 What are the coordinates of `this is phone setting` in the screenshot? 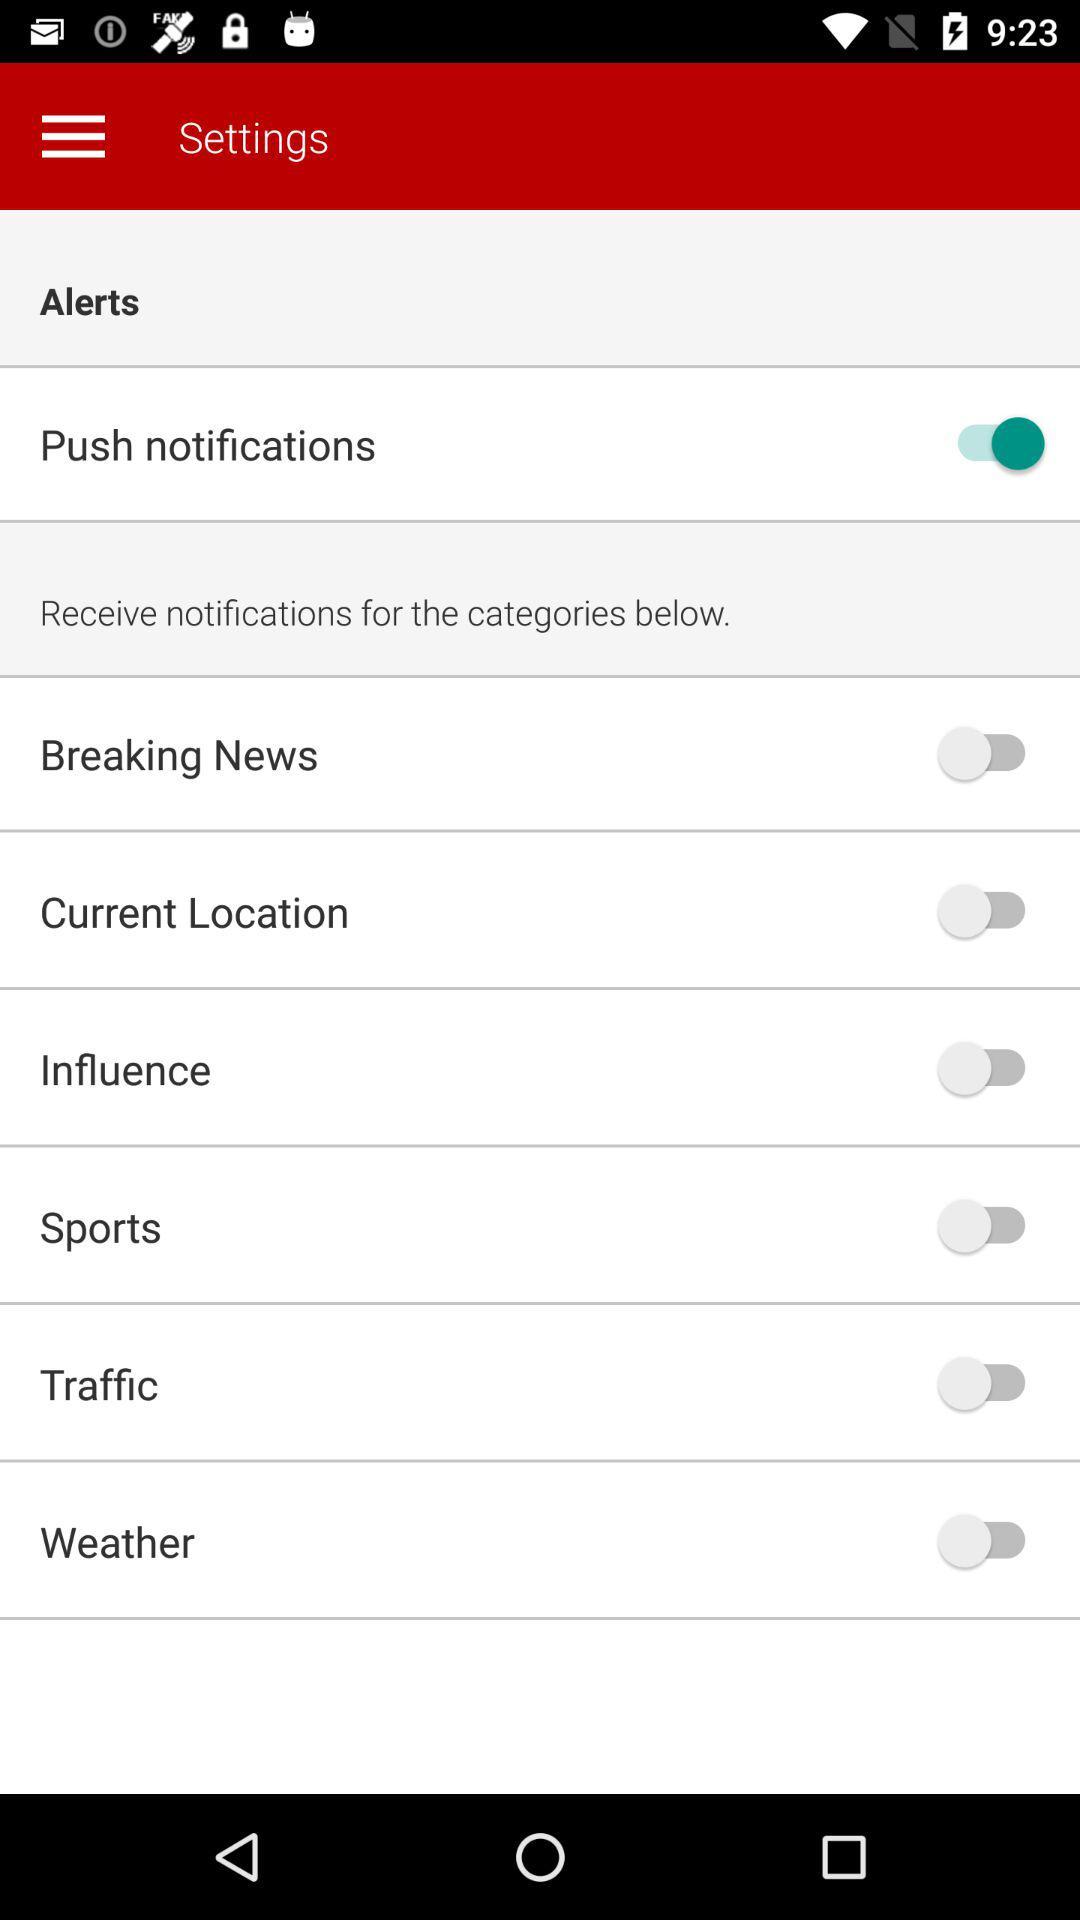 It's located at (991, 909).